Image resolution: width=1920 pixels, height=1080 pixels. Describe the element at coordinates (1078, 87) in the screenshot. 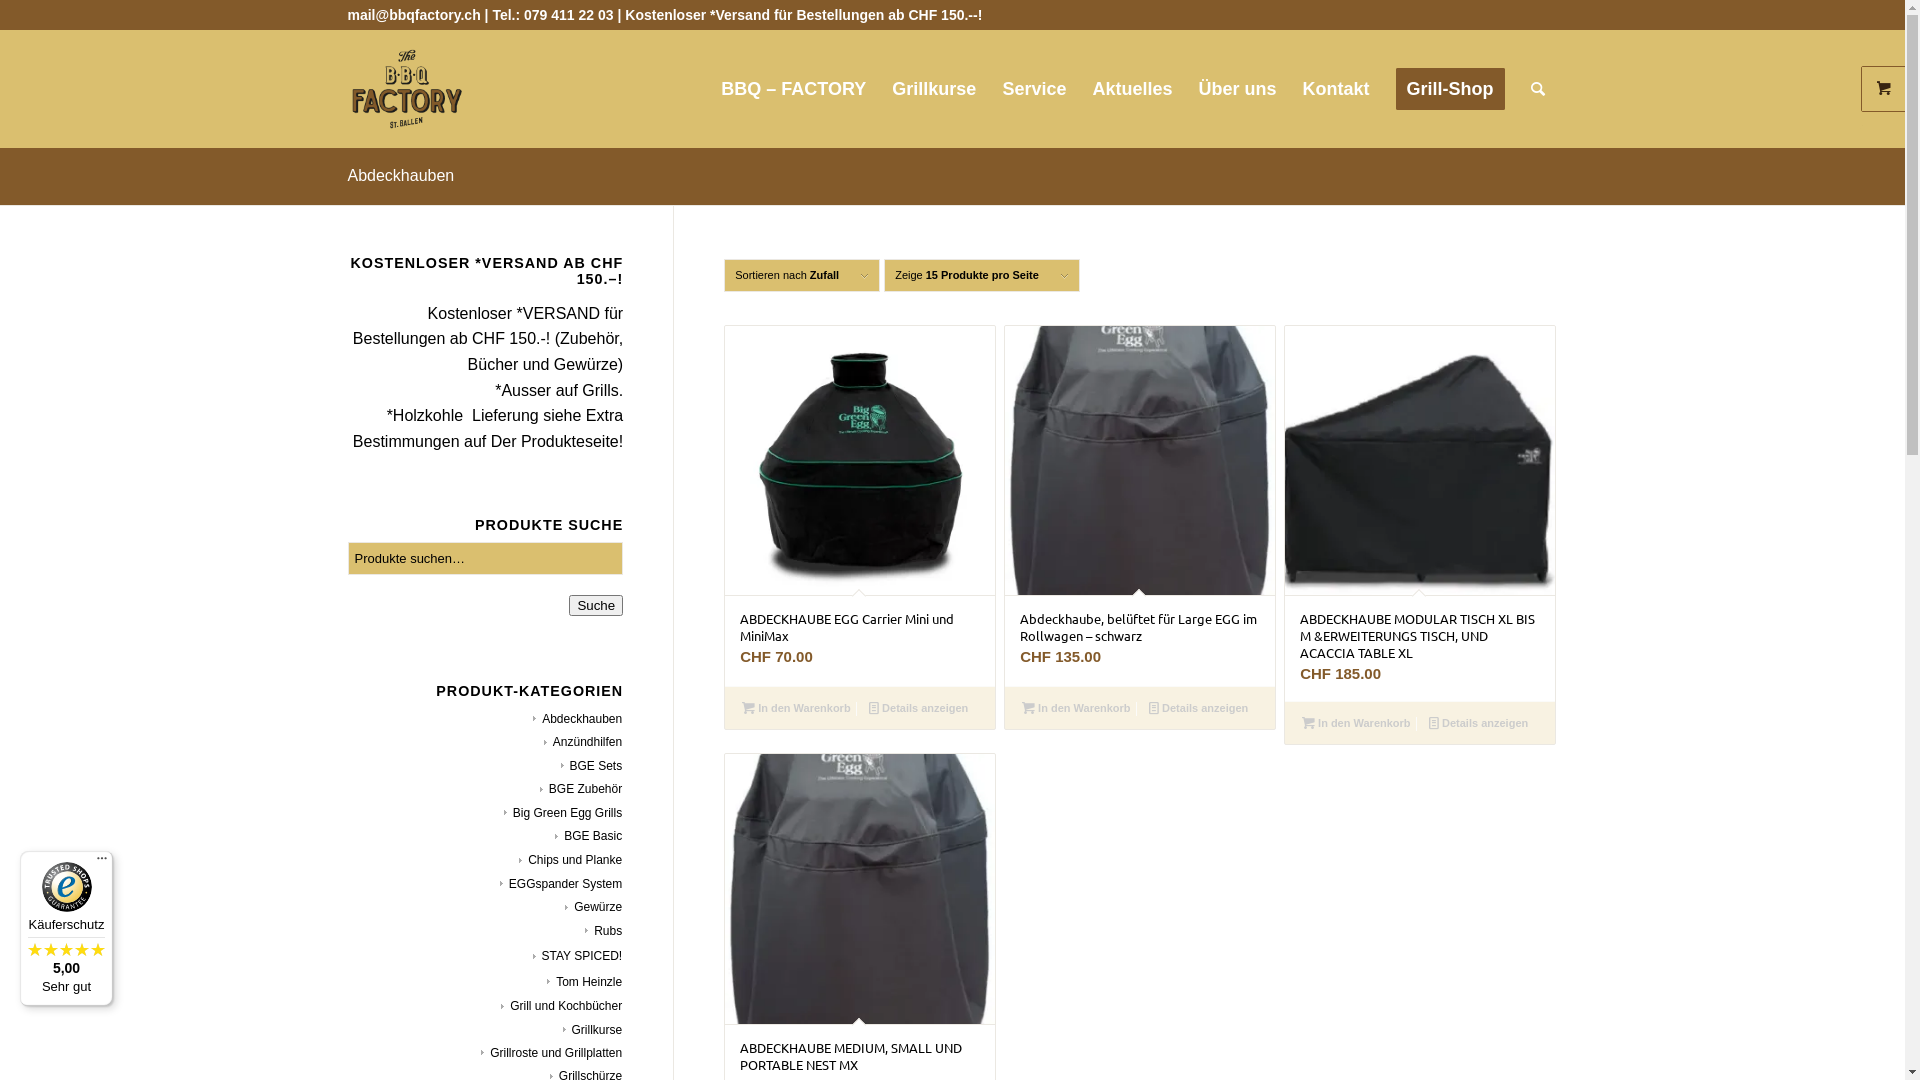

I see `'Aktuelles'` at that location.